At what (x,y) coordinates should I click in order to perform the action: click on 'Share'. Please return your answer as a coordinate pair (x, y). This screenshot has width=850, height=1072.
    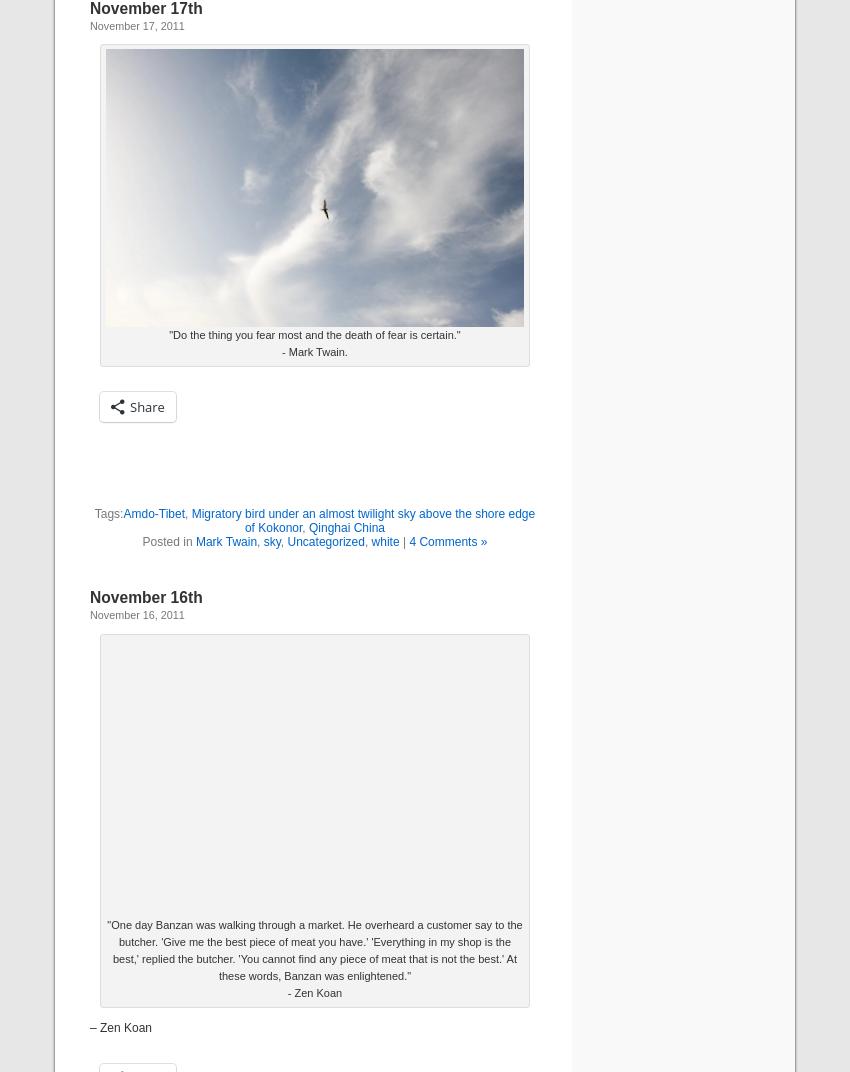
    Looking at the image, I should click on (146, 406).